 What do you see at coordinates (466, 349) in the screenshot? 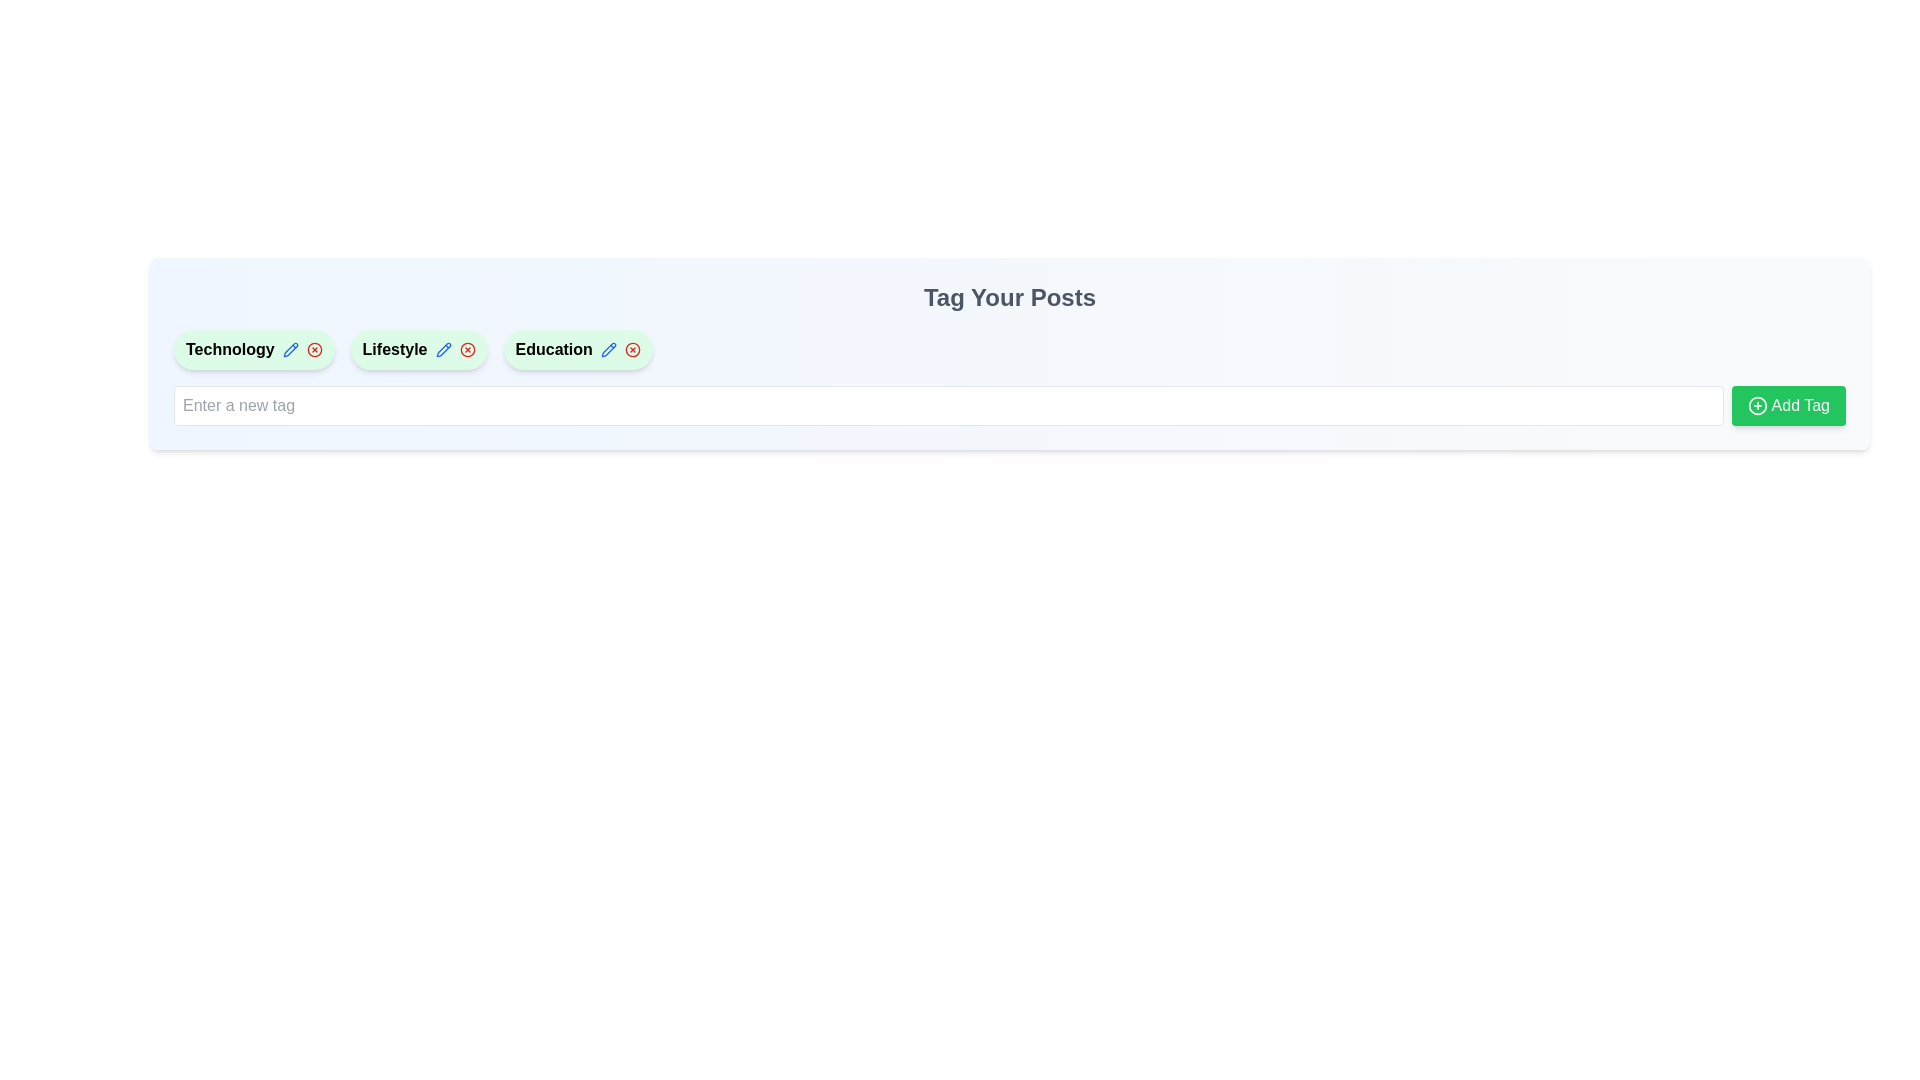
I see `the Delete button icon located to the right of the blue pencil icon` at bounding box center [466, 349].